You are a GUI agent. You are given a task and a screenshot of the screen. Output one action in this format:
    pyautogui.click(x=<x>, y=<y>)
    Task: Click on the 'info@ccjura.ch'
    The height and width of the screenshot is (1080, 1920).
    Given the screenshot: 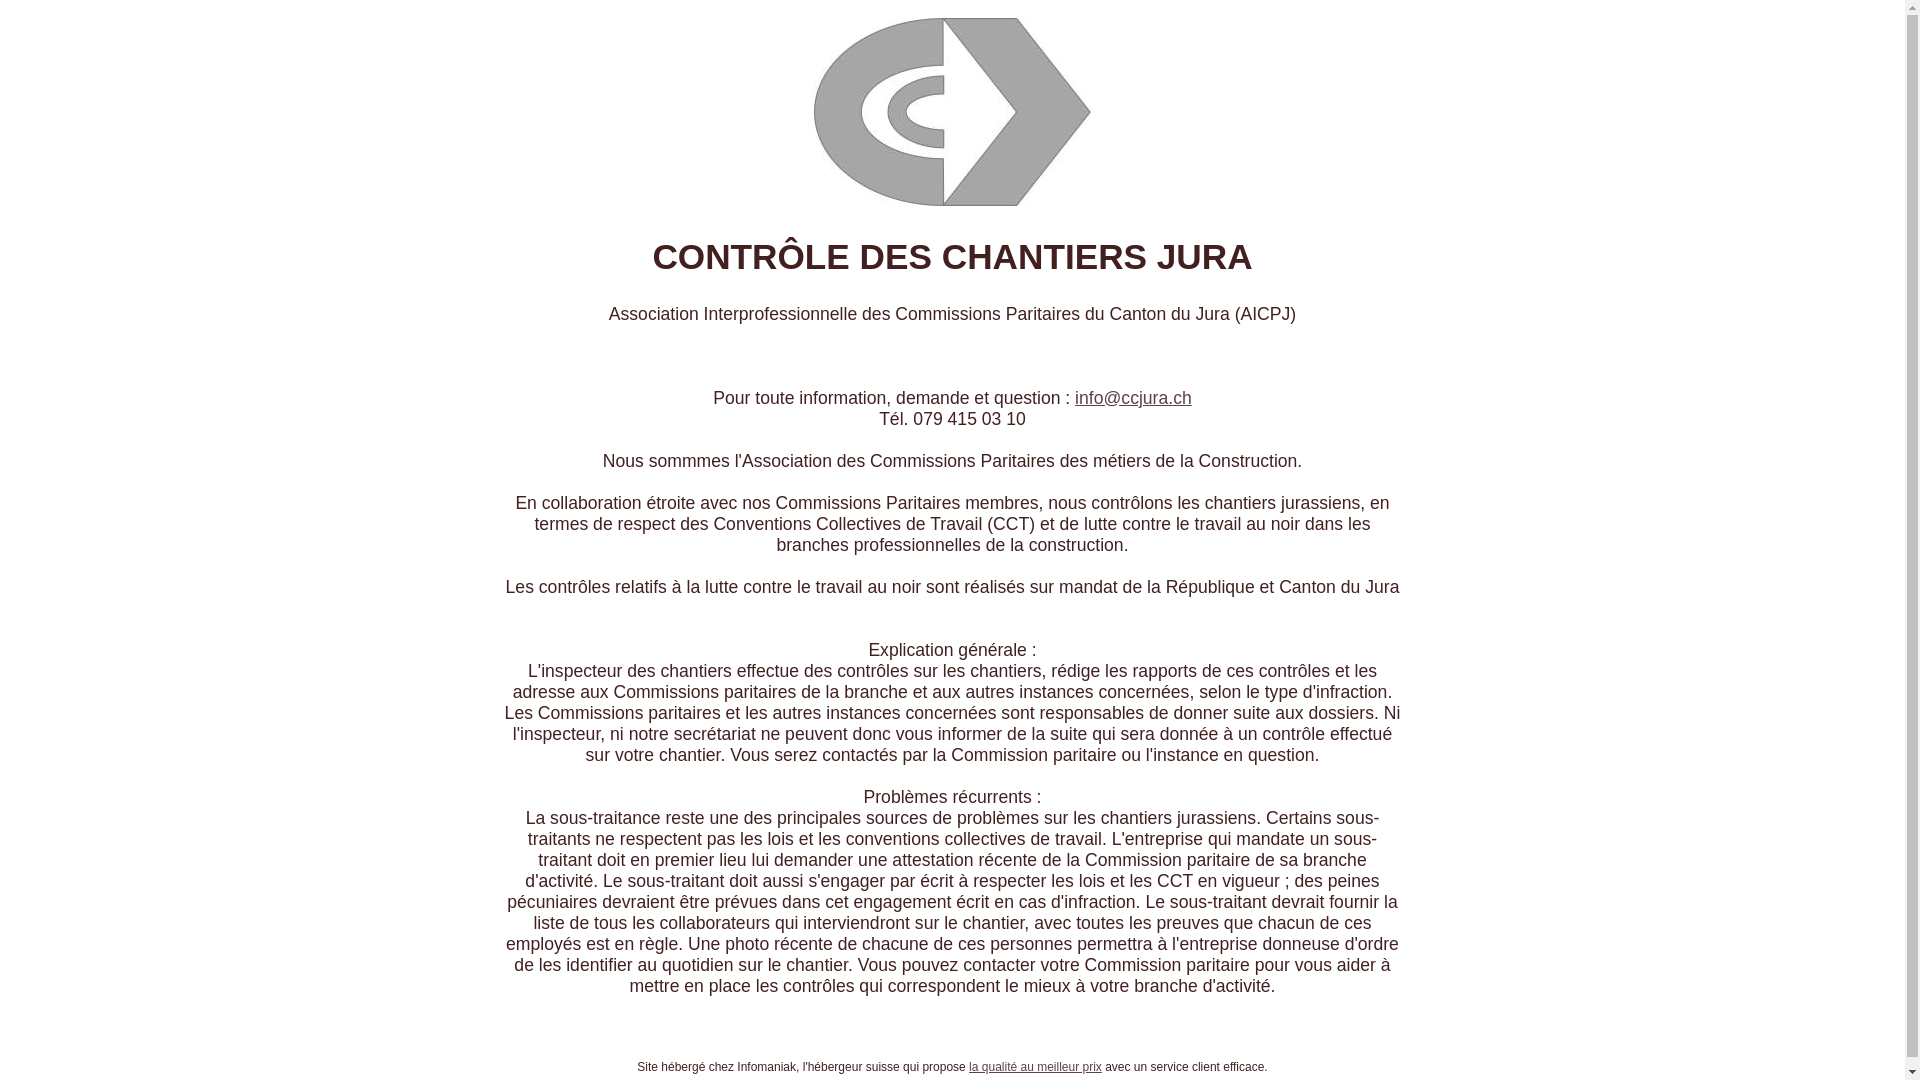 What is the action you would take?
    pyautogui.click(x=1133, y=397)
    